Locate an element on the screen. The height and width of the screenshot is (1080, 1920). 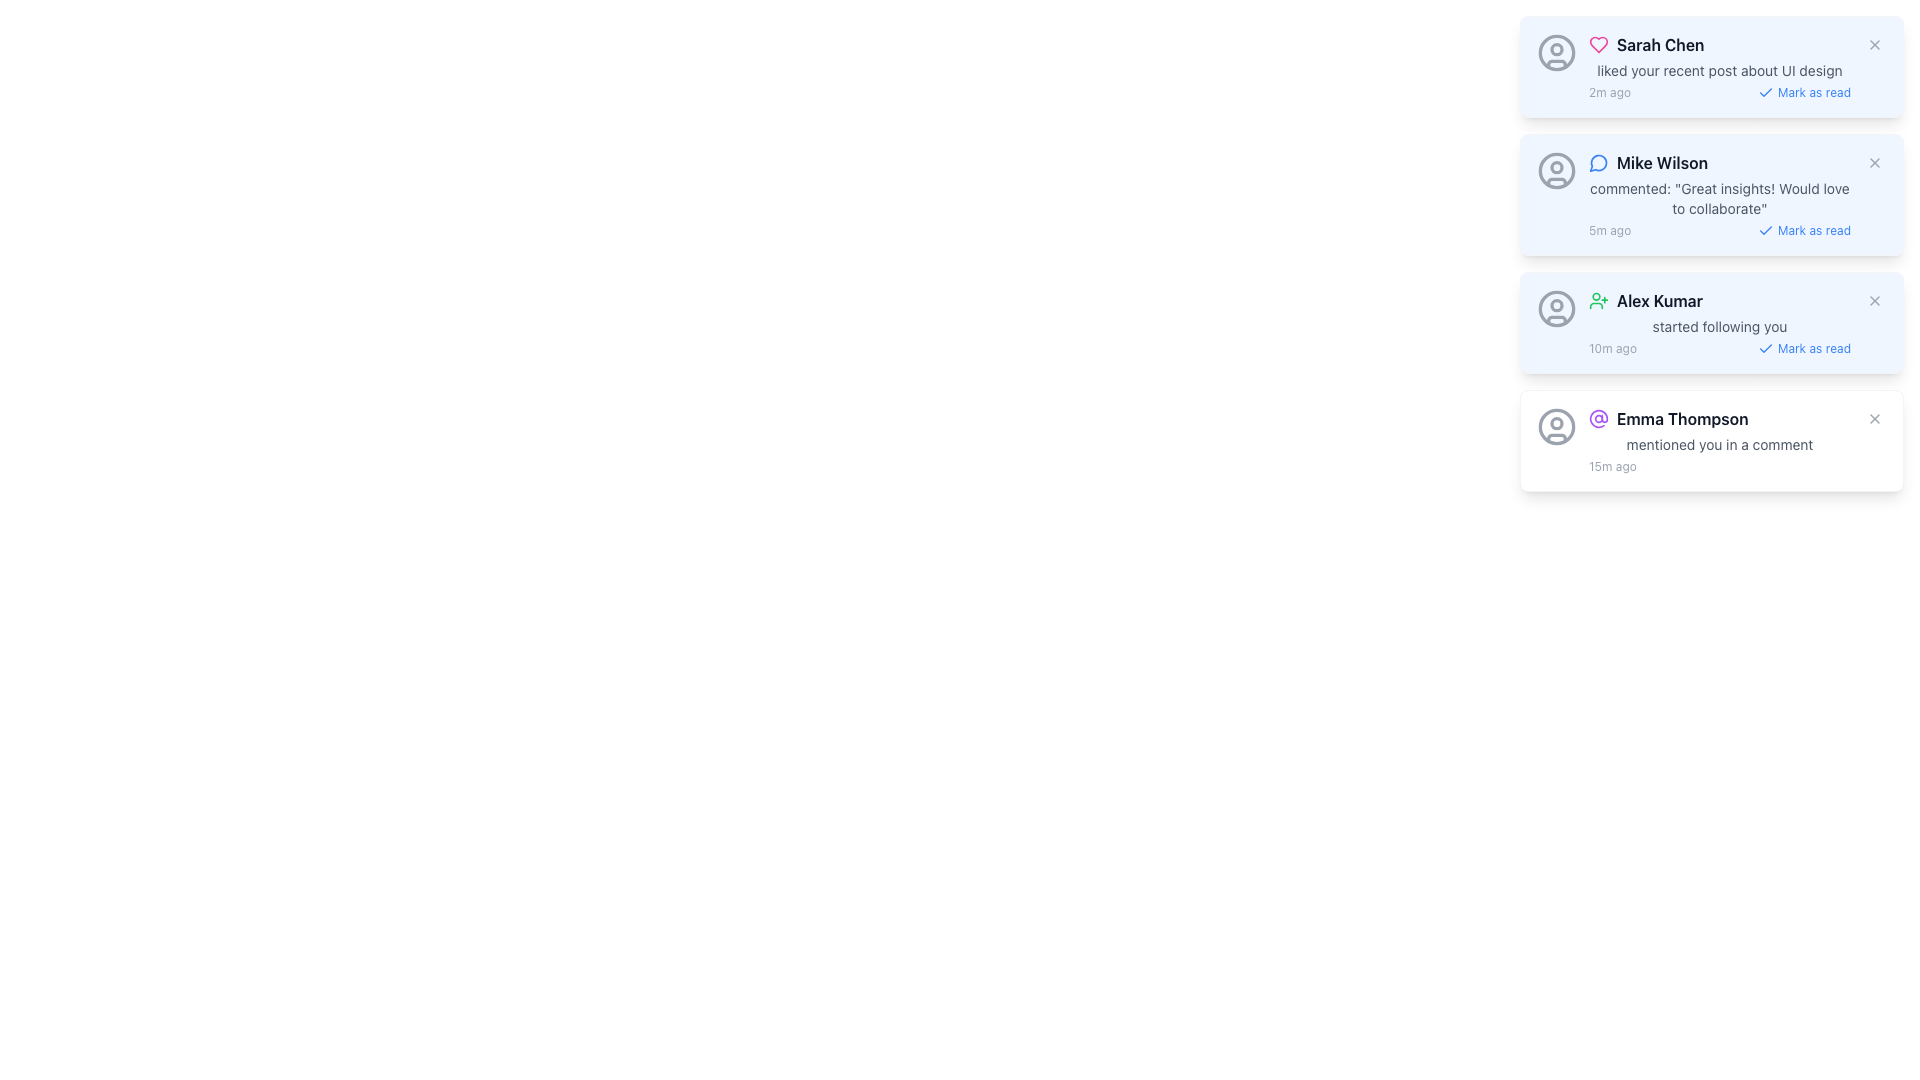
the circular dismiss button with an 'X' icon located at the top-right corner of the notification for 'Sarah Chen' is located at coordinates (1874, 45).